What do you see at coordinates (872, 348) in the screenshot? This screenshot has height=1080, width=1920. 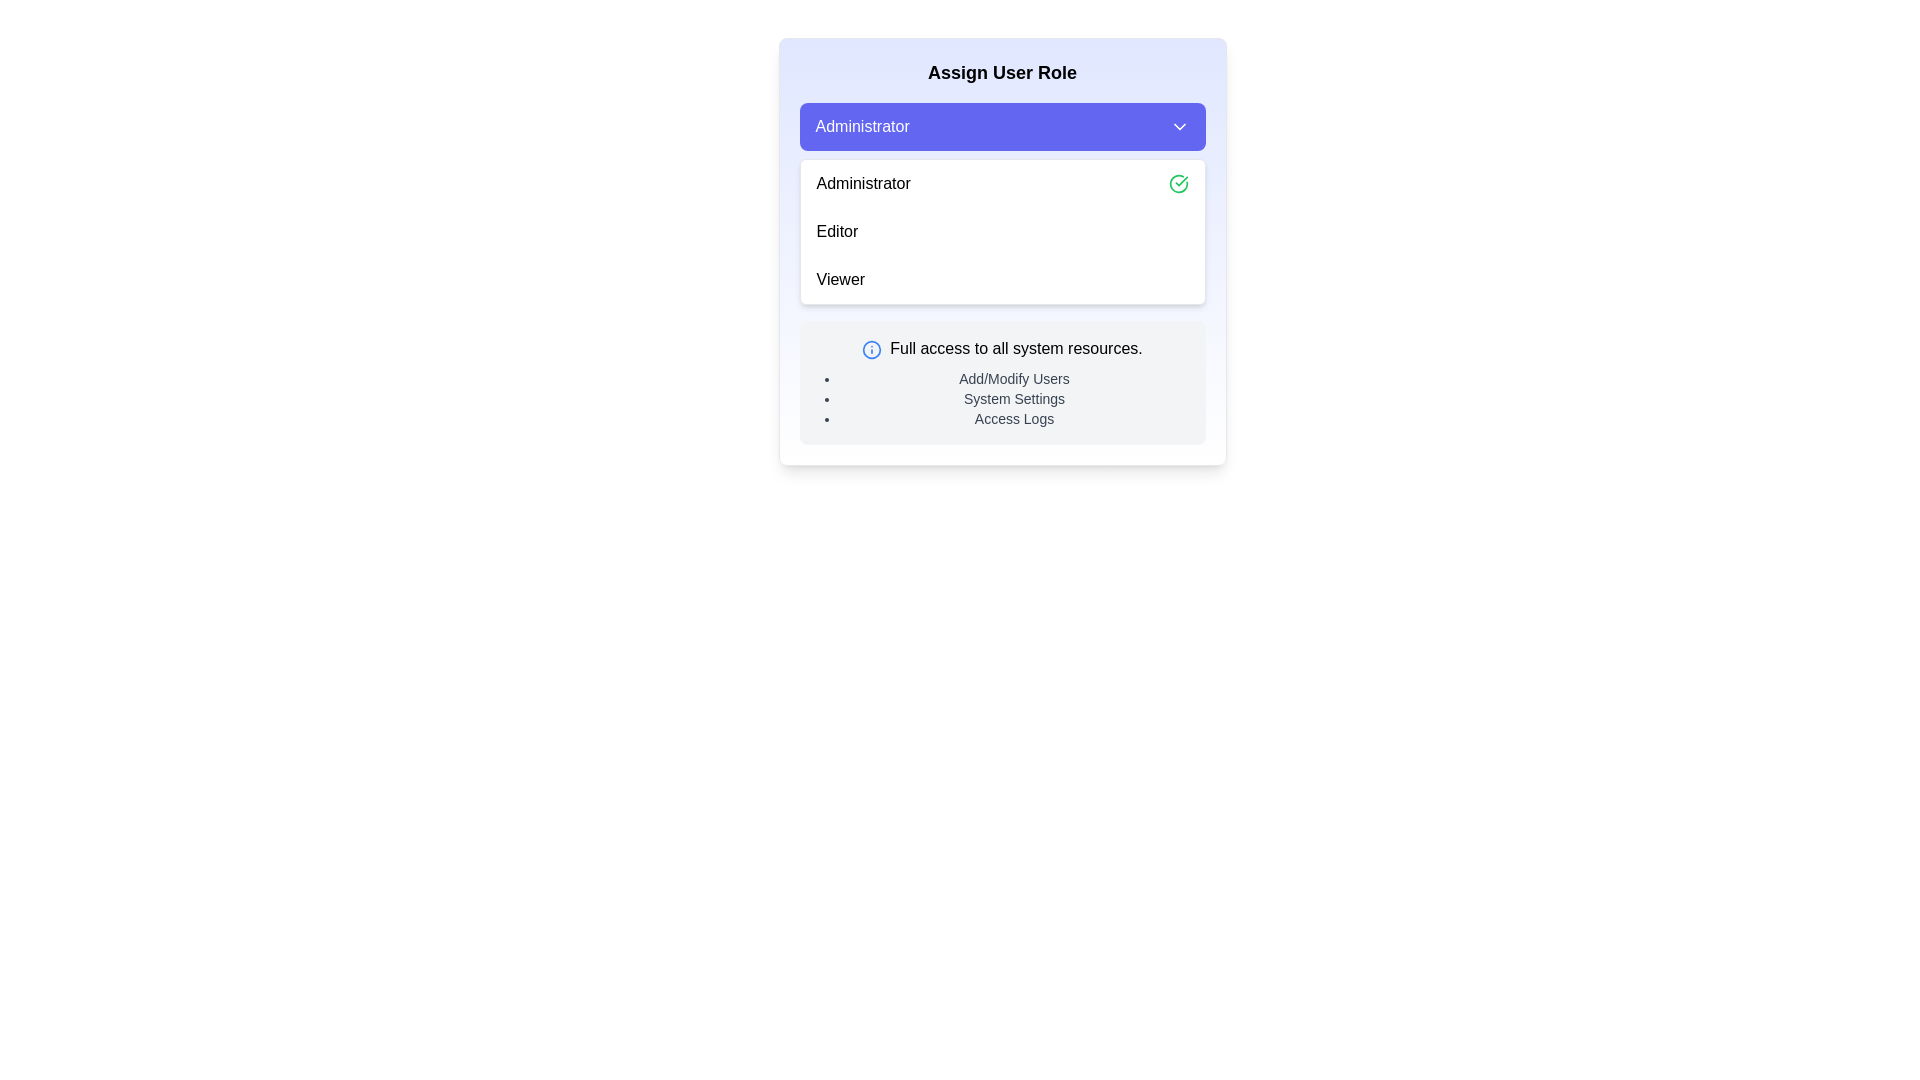 I see `the circular icon with a blue stroke that is part of the informational symbol, located near the text 'Full access to all system resources.'` at bounding box center [872, 348].